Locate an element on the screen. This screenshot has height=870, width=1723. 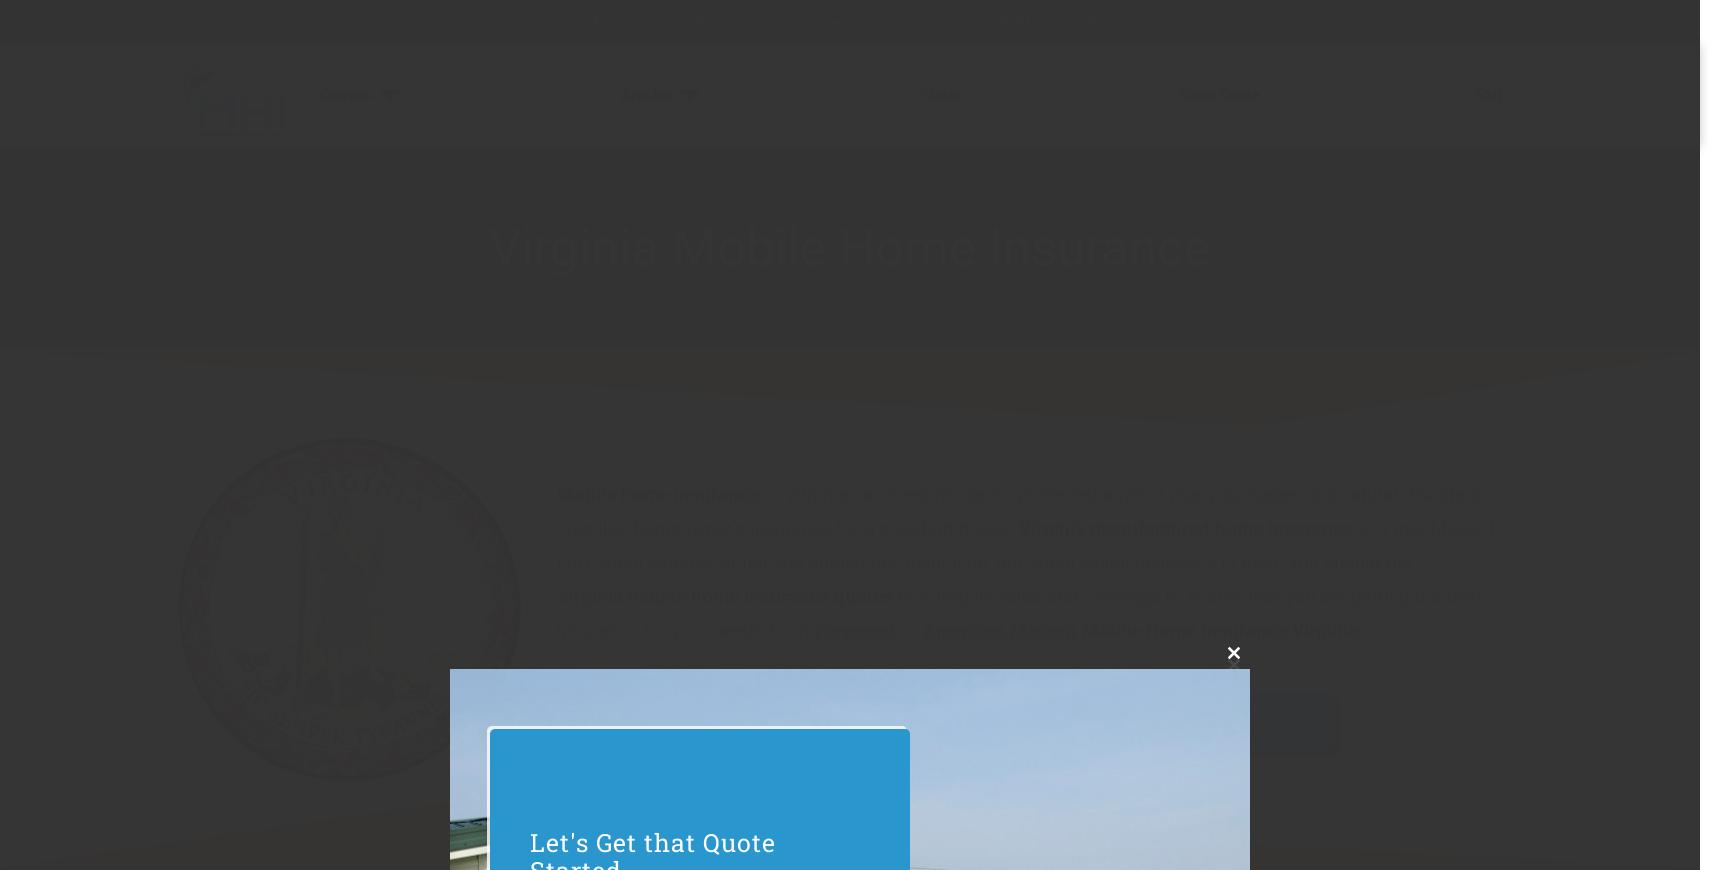
'Foremost' is located at coordinates (813, 629).